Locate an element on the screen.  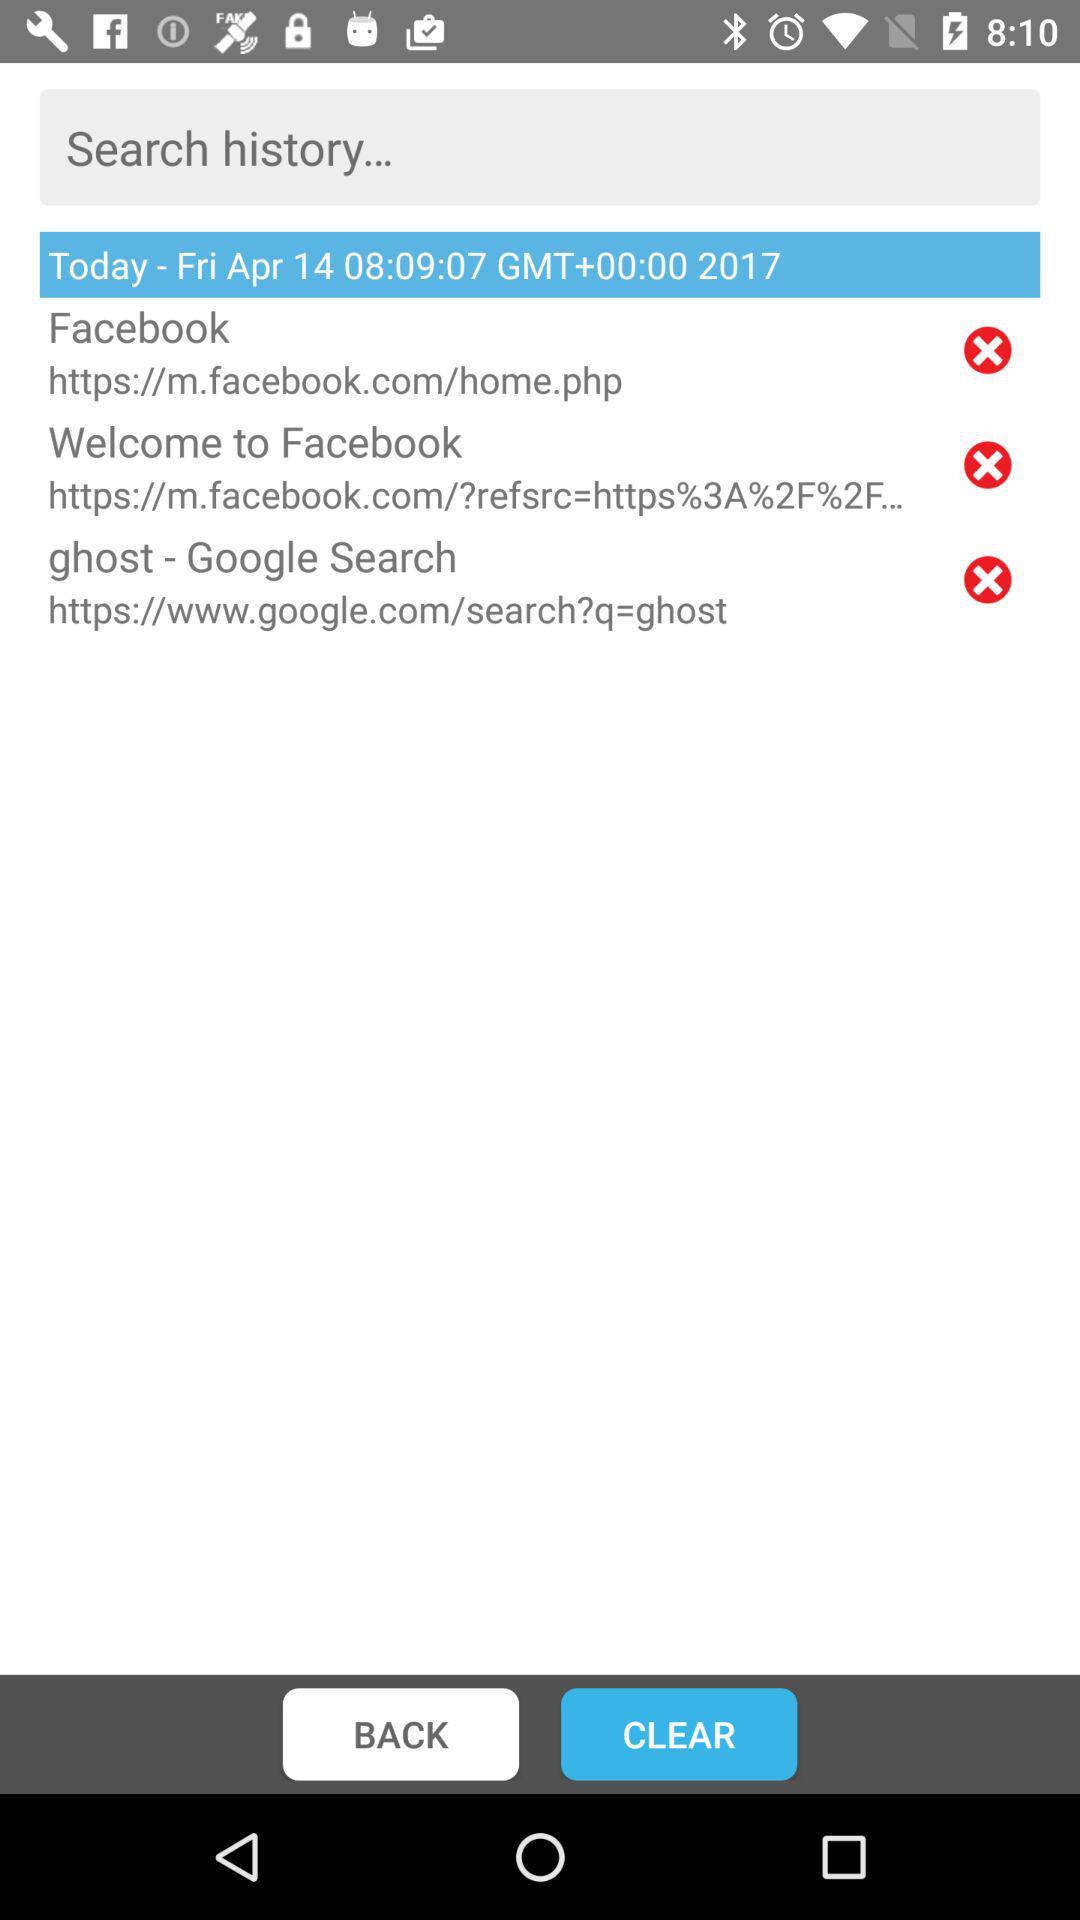
item below the https www google item is located at coordinates (678, 1733).